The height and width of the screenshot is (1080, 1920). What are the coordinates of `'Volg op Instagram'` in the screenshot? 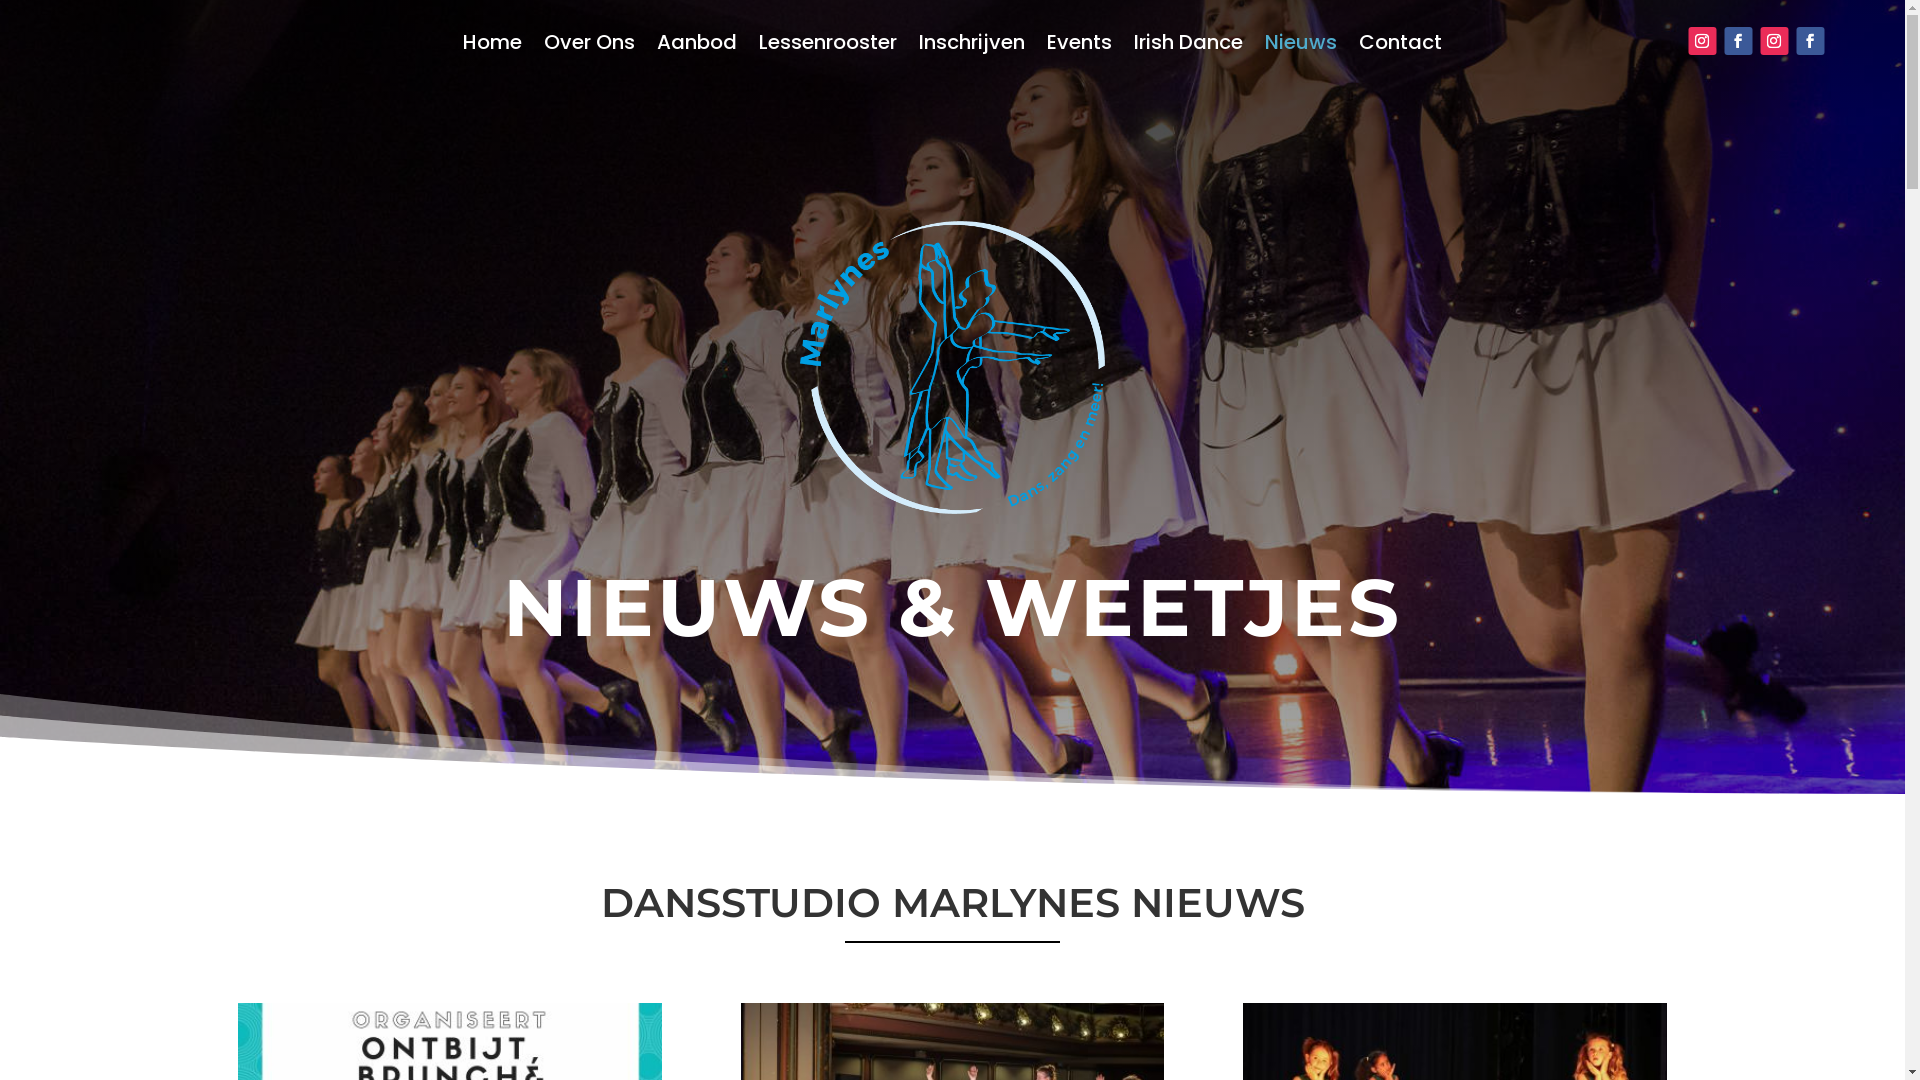 It's located at (1774, 41).